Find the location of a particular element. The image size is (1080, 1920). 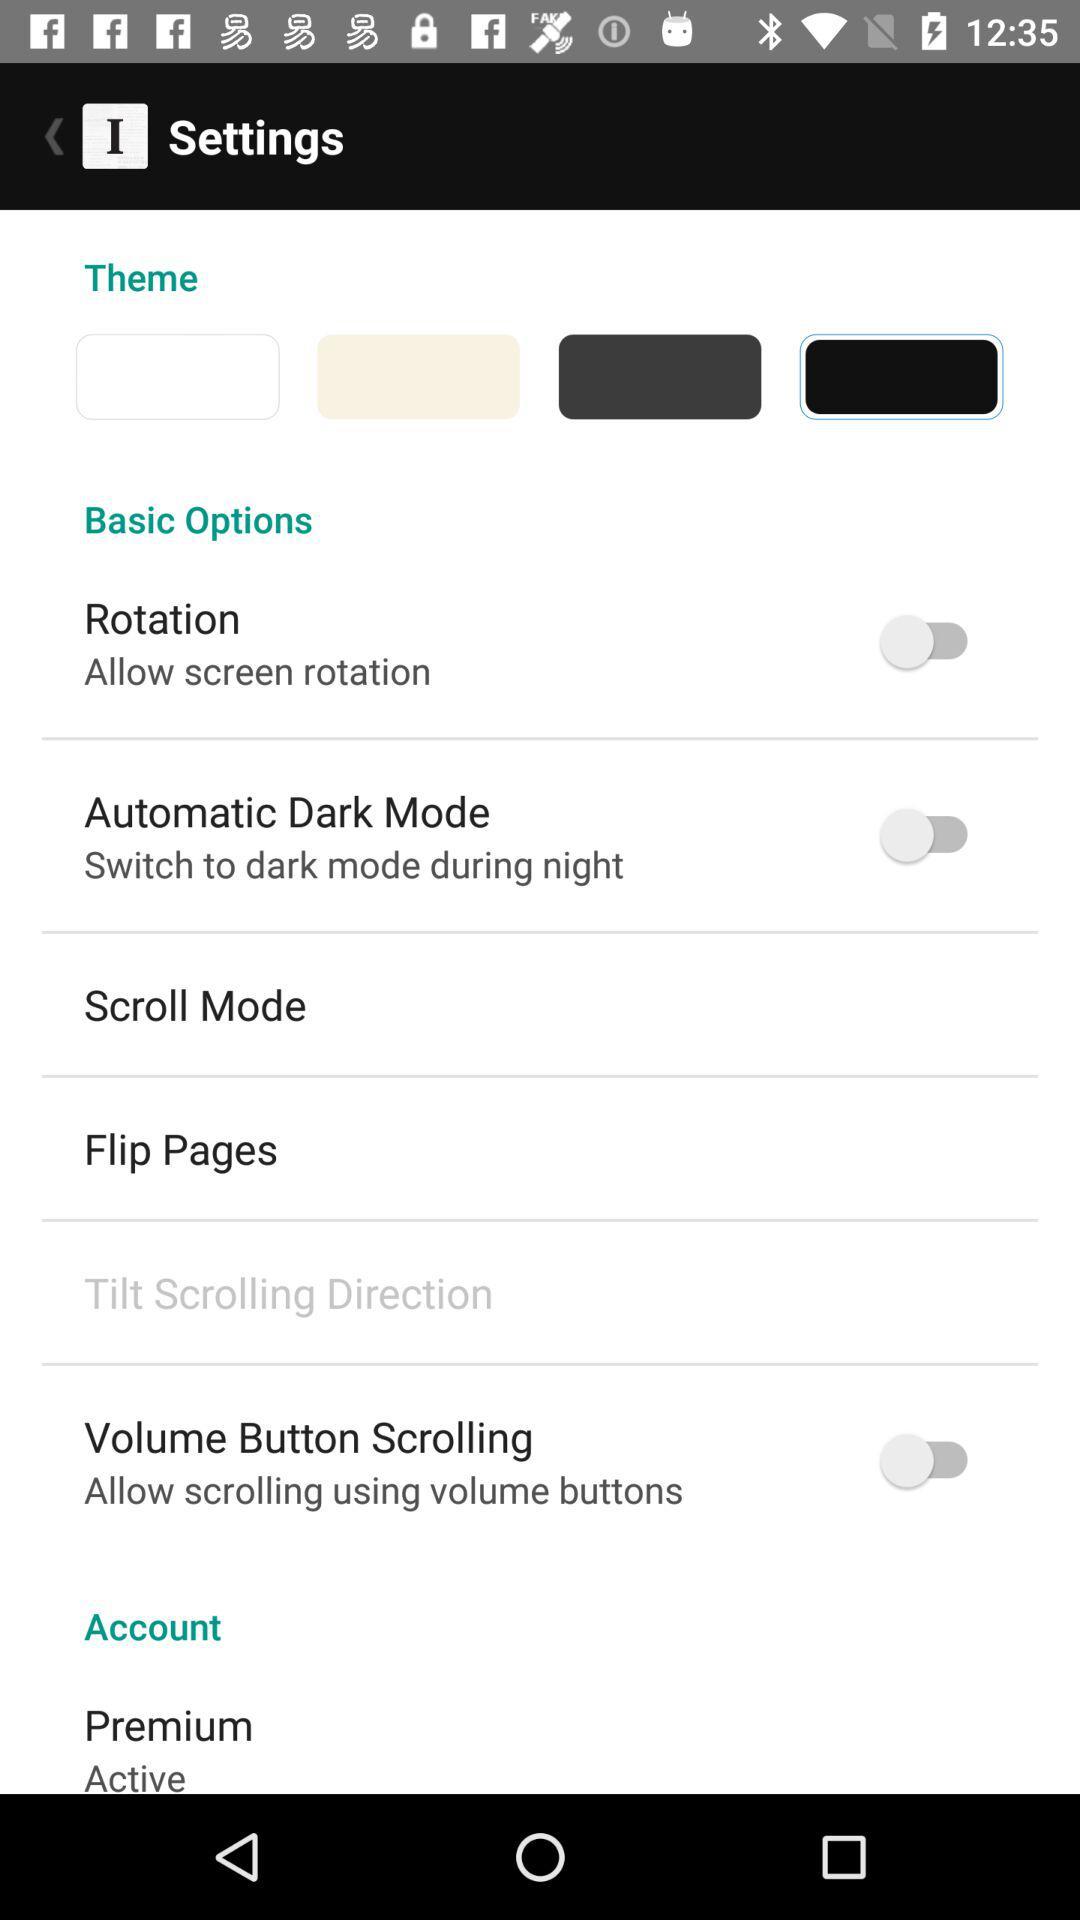

item above the basic options item is located at coordinates (538, 376).